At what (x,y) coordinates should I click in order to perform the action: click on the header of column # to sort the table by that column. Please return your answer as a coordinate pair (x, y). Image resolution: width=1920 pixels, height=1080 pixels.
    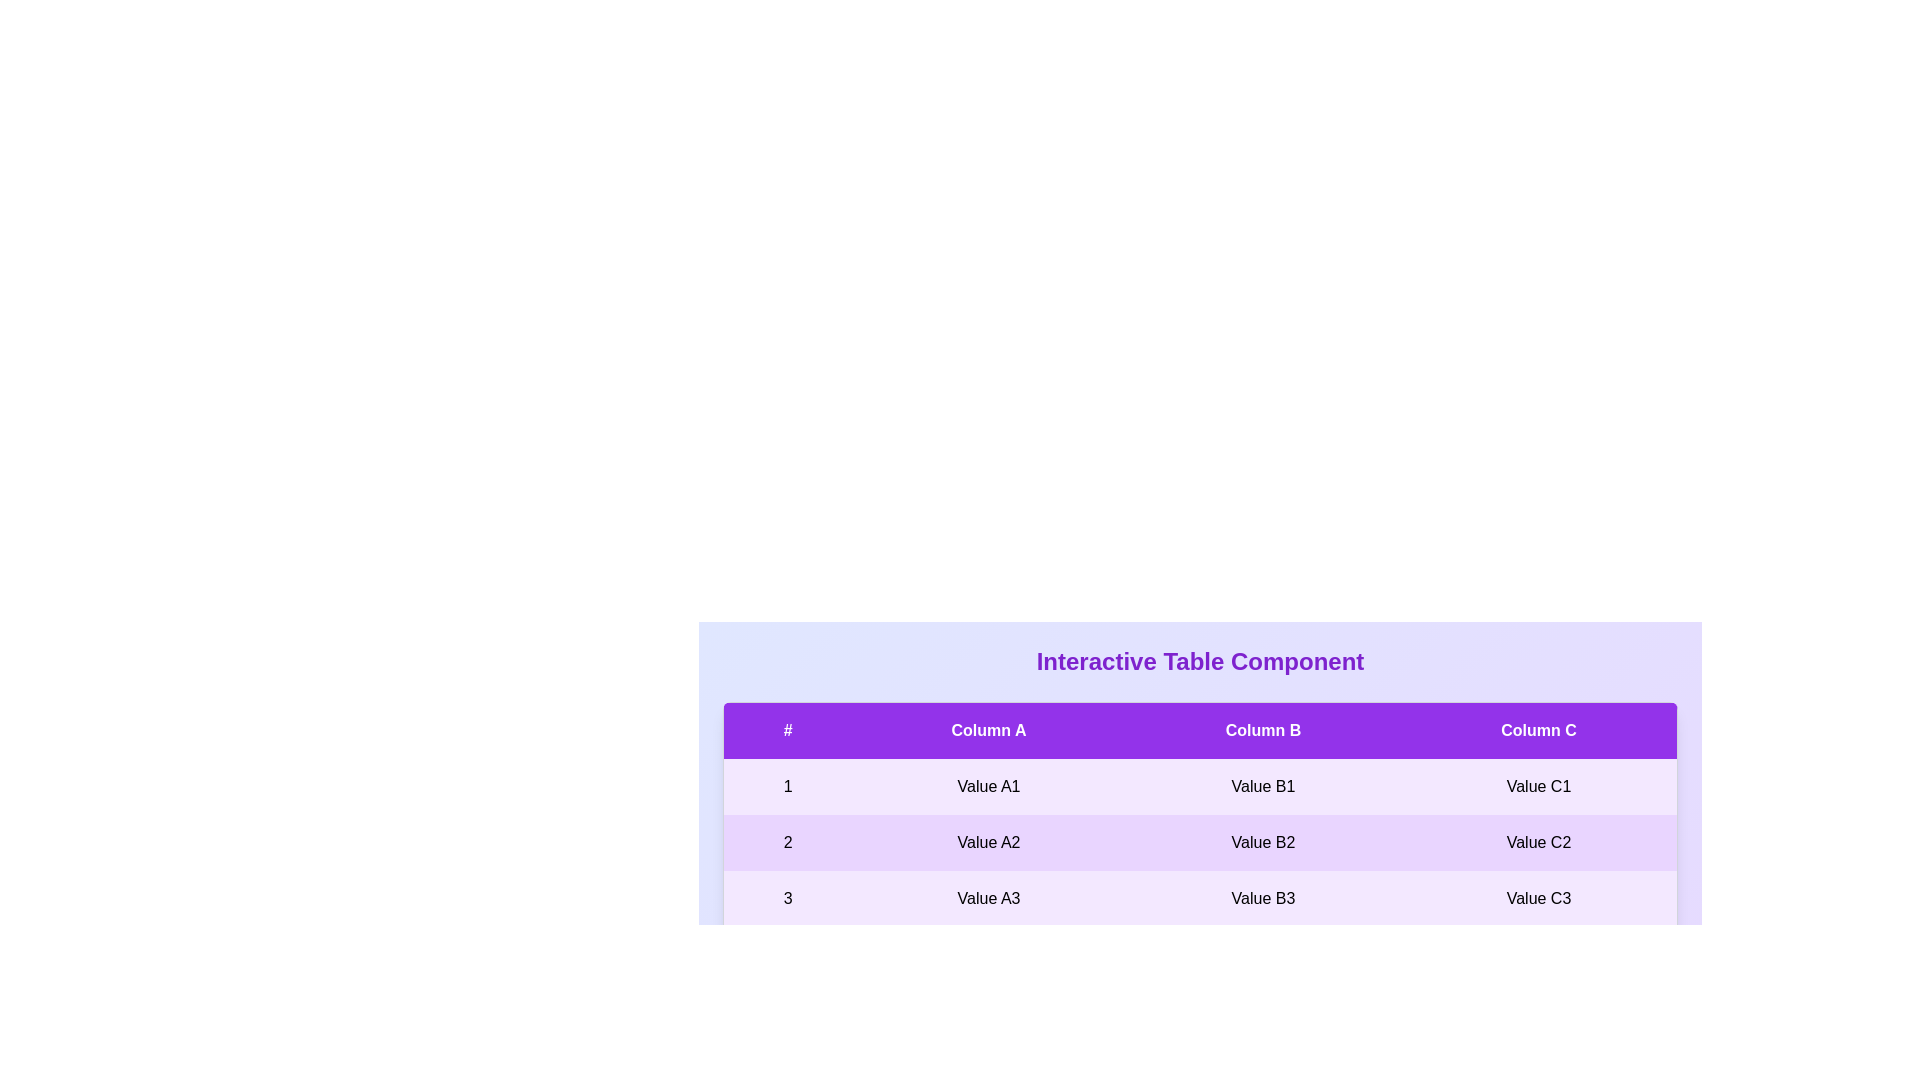
    Looking at the image, I should click on (786, 730).